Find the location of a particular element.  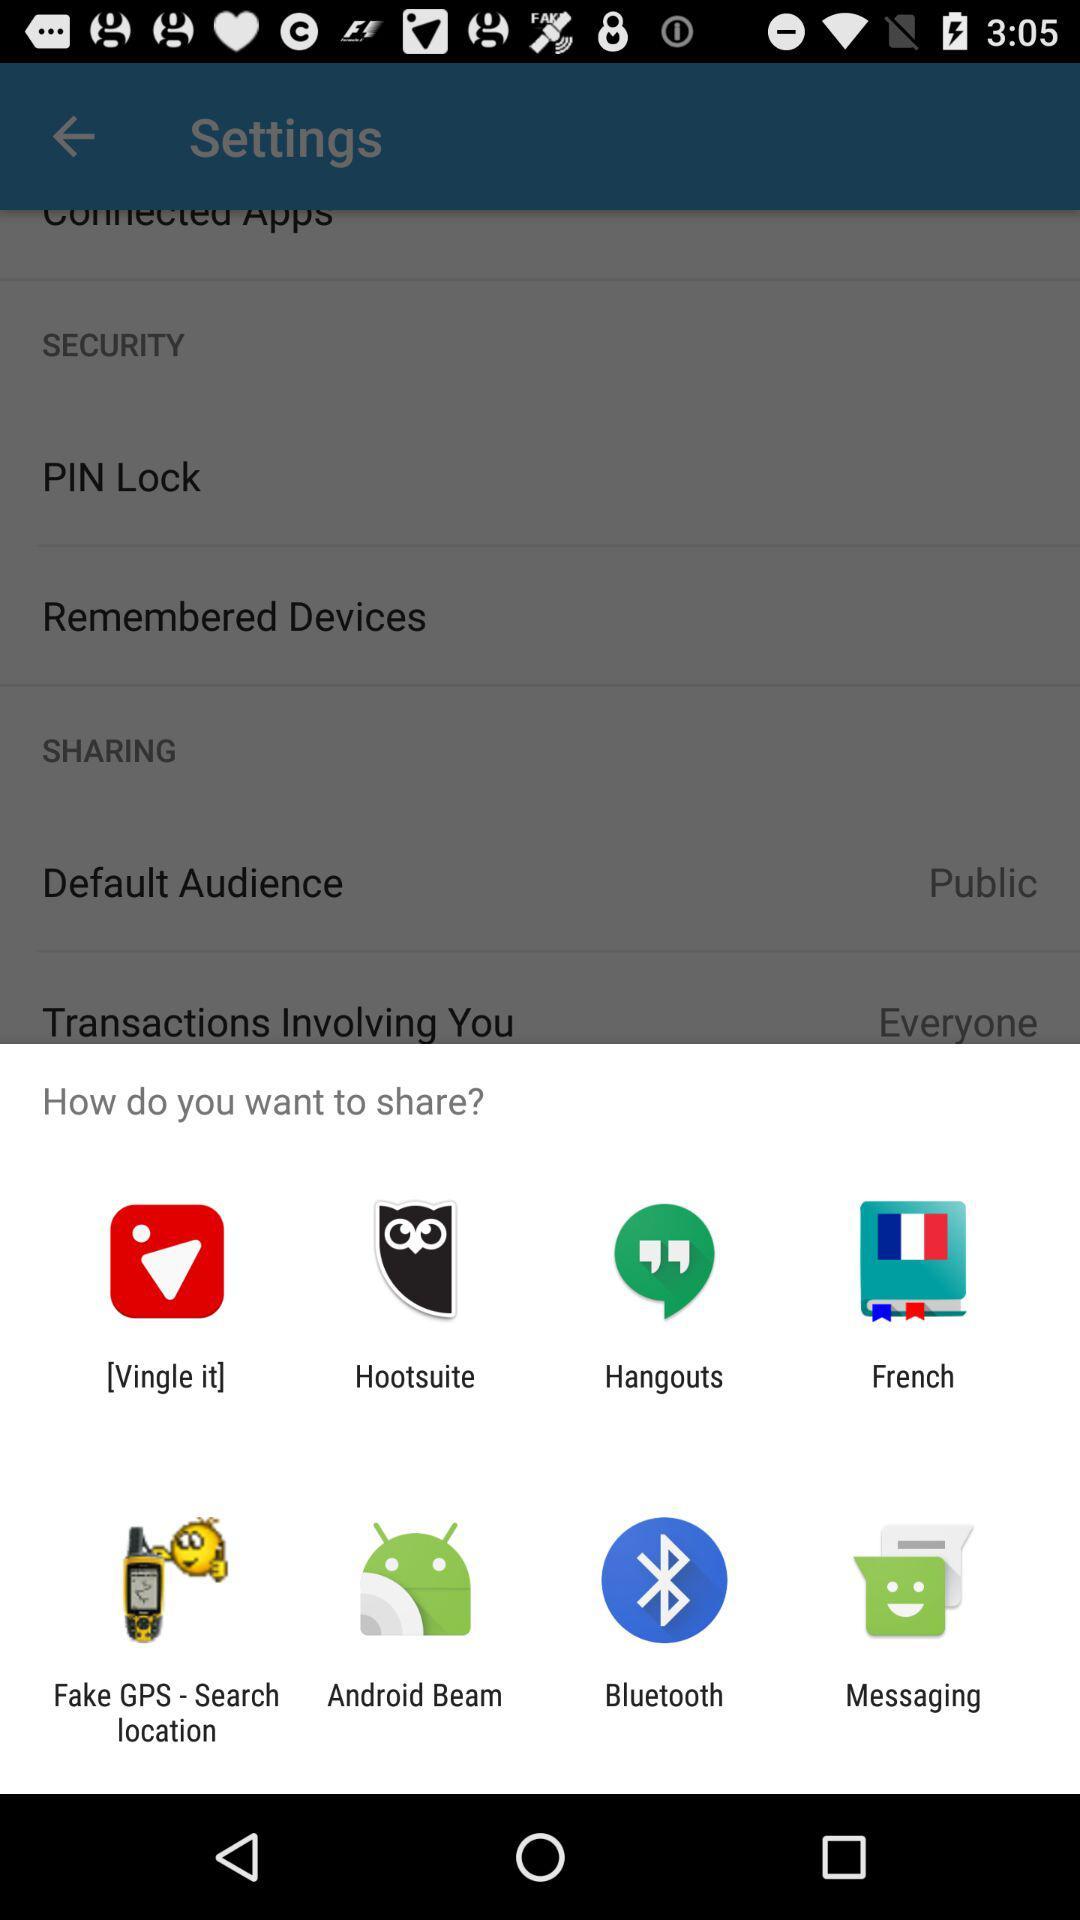

icon next to the bluetooth icon is located at coordinates (414, 1711).